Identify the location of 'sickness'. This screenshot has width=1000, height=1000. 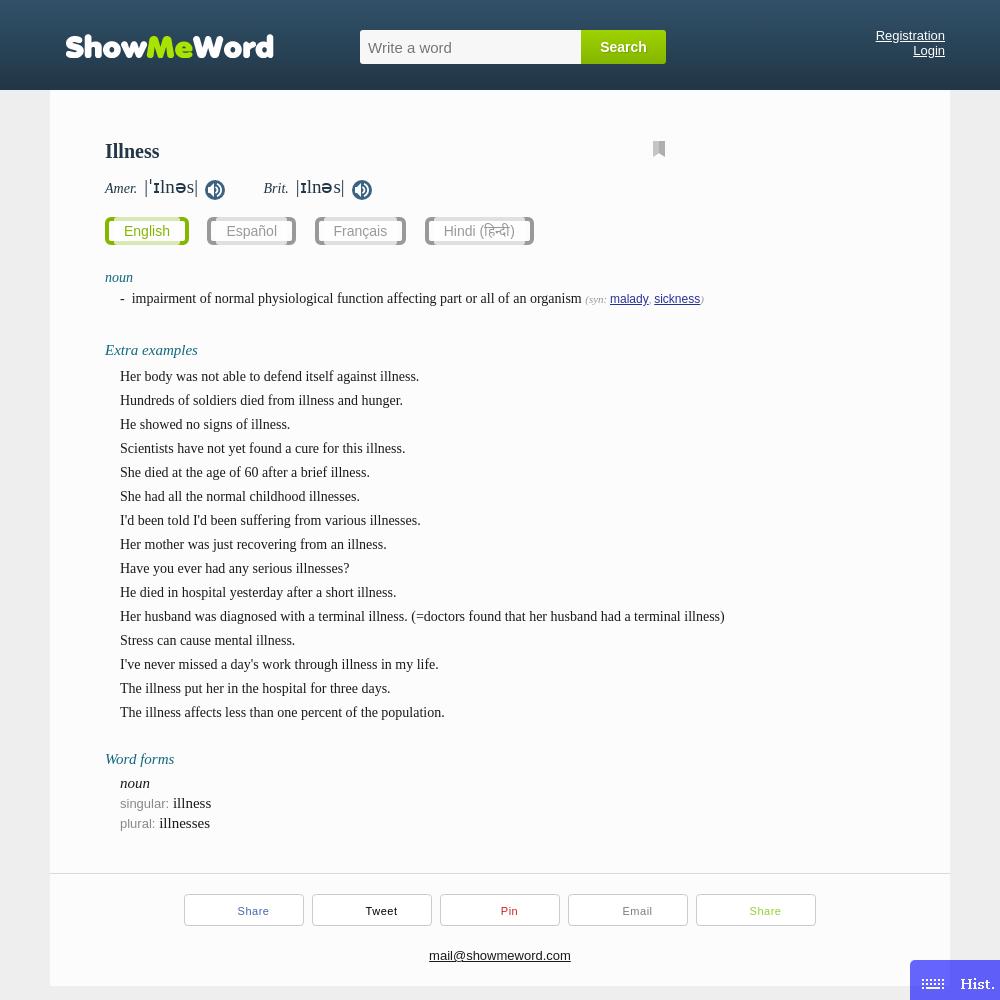
(677, 299).